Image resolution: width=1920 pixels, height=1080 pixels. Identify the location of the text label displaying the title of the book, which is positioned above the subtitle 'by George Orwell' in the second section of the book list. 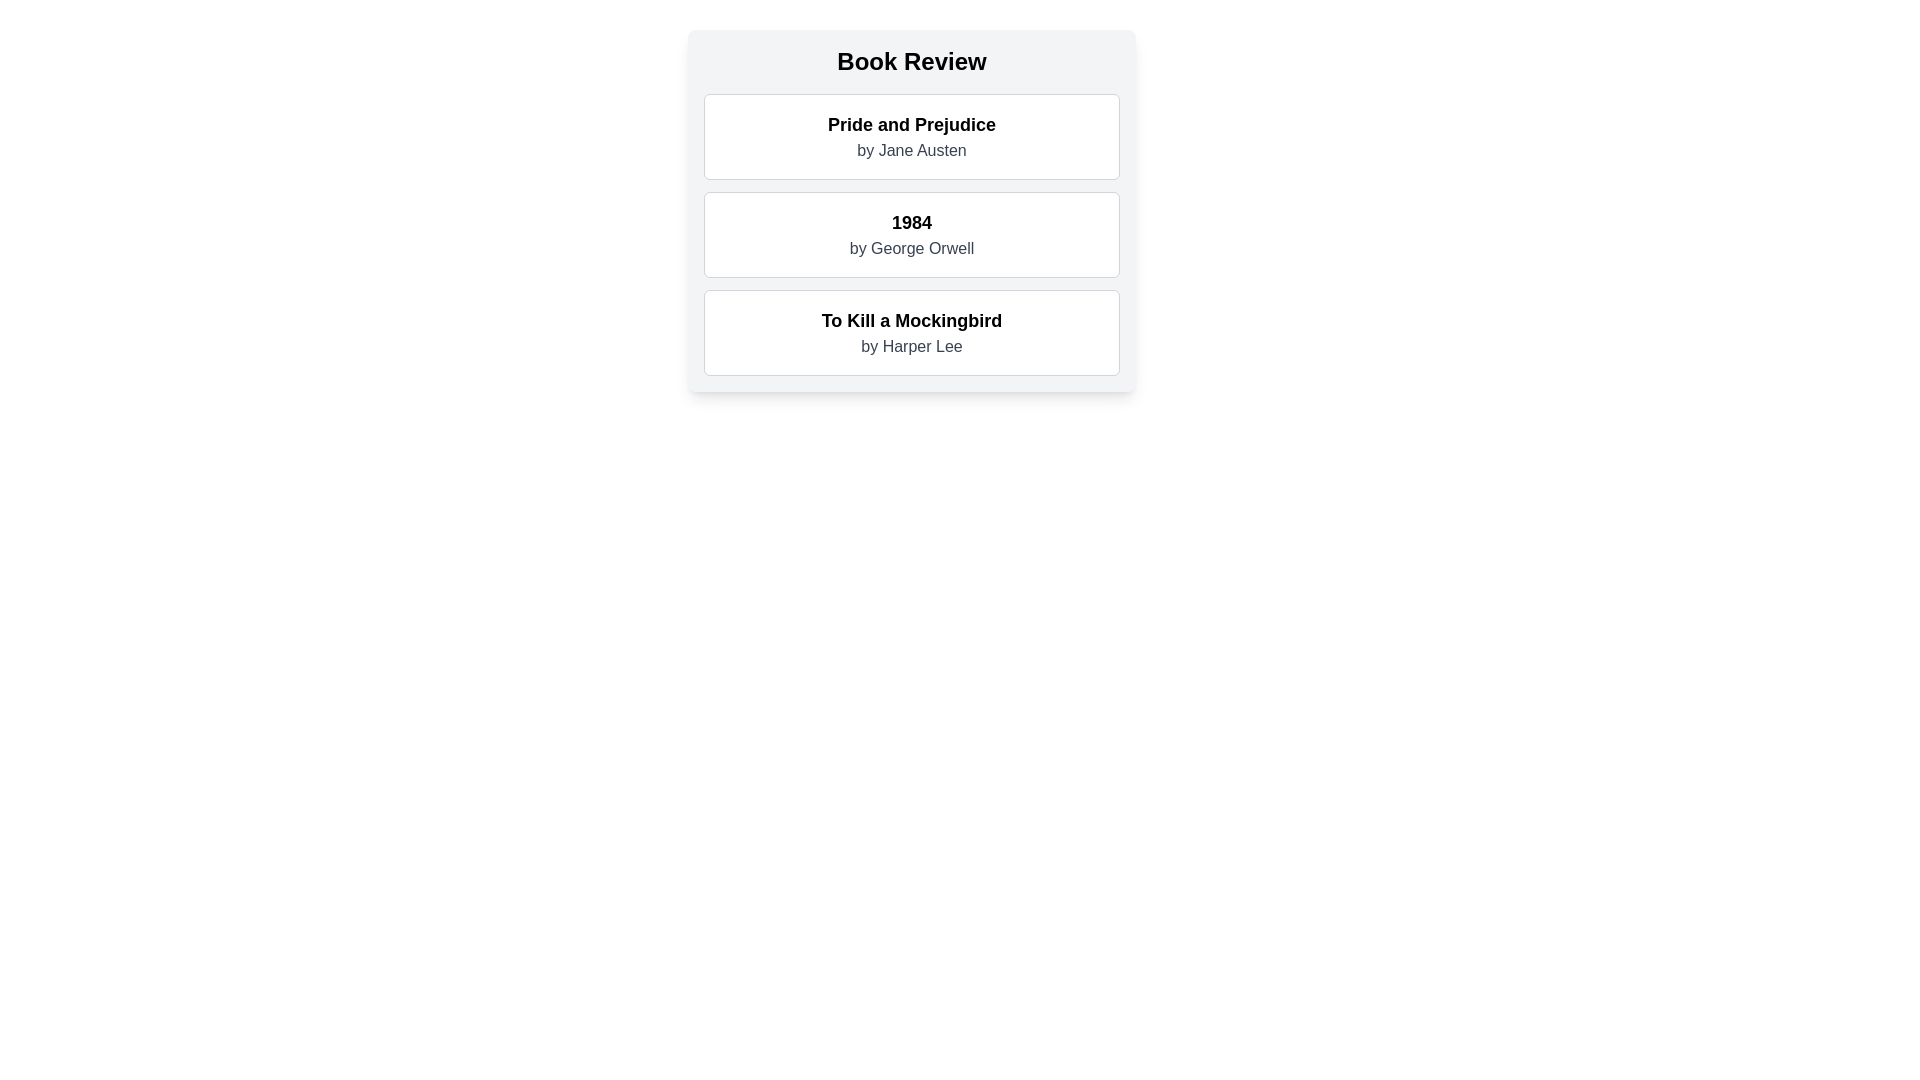
(911, 223).